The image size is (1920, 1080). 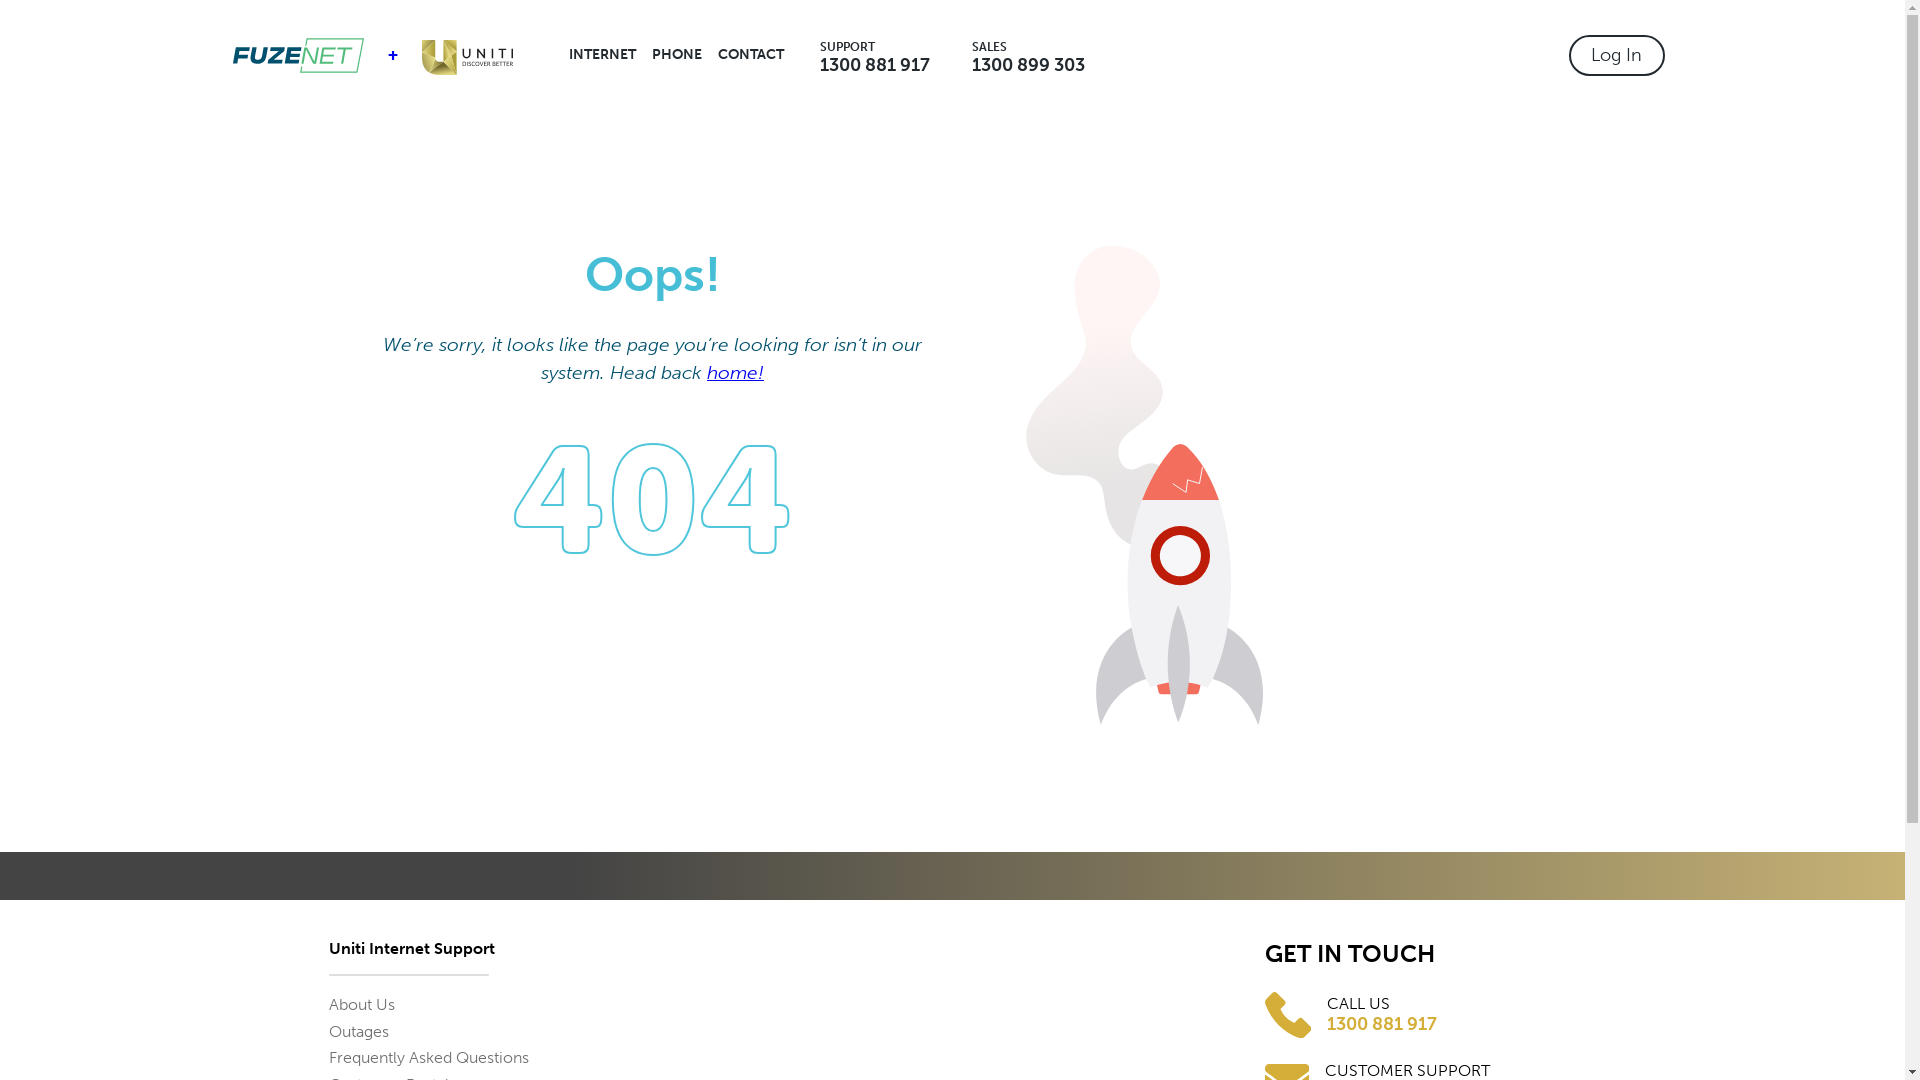 What do you see at coordinates (1616, 54) in the screenshot?
I see `'Log In'` at bounding box center [1616, 54].